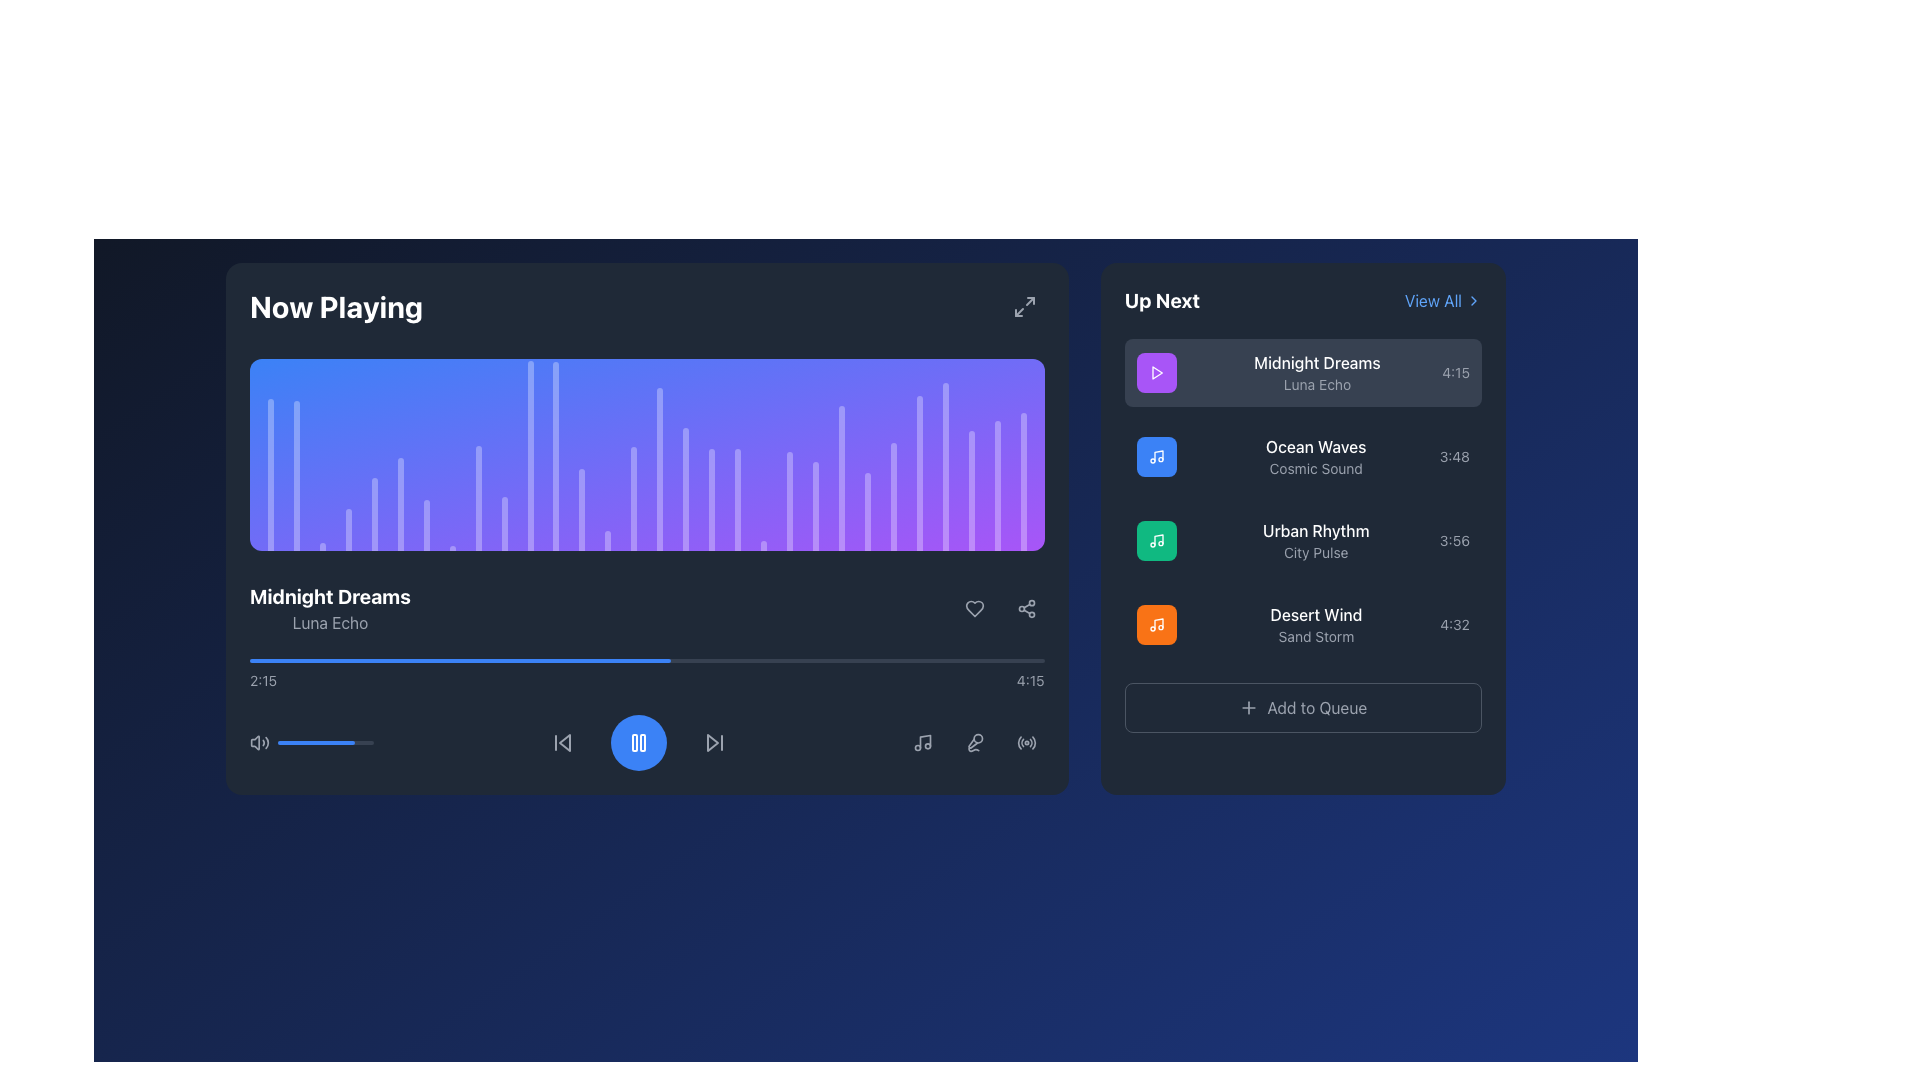  I want to click on the first List item card in the 'Up Next' sidebar section, which displays details about the currently active or queued song, so click(1303, 373).